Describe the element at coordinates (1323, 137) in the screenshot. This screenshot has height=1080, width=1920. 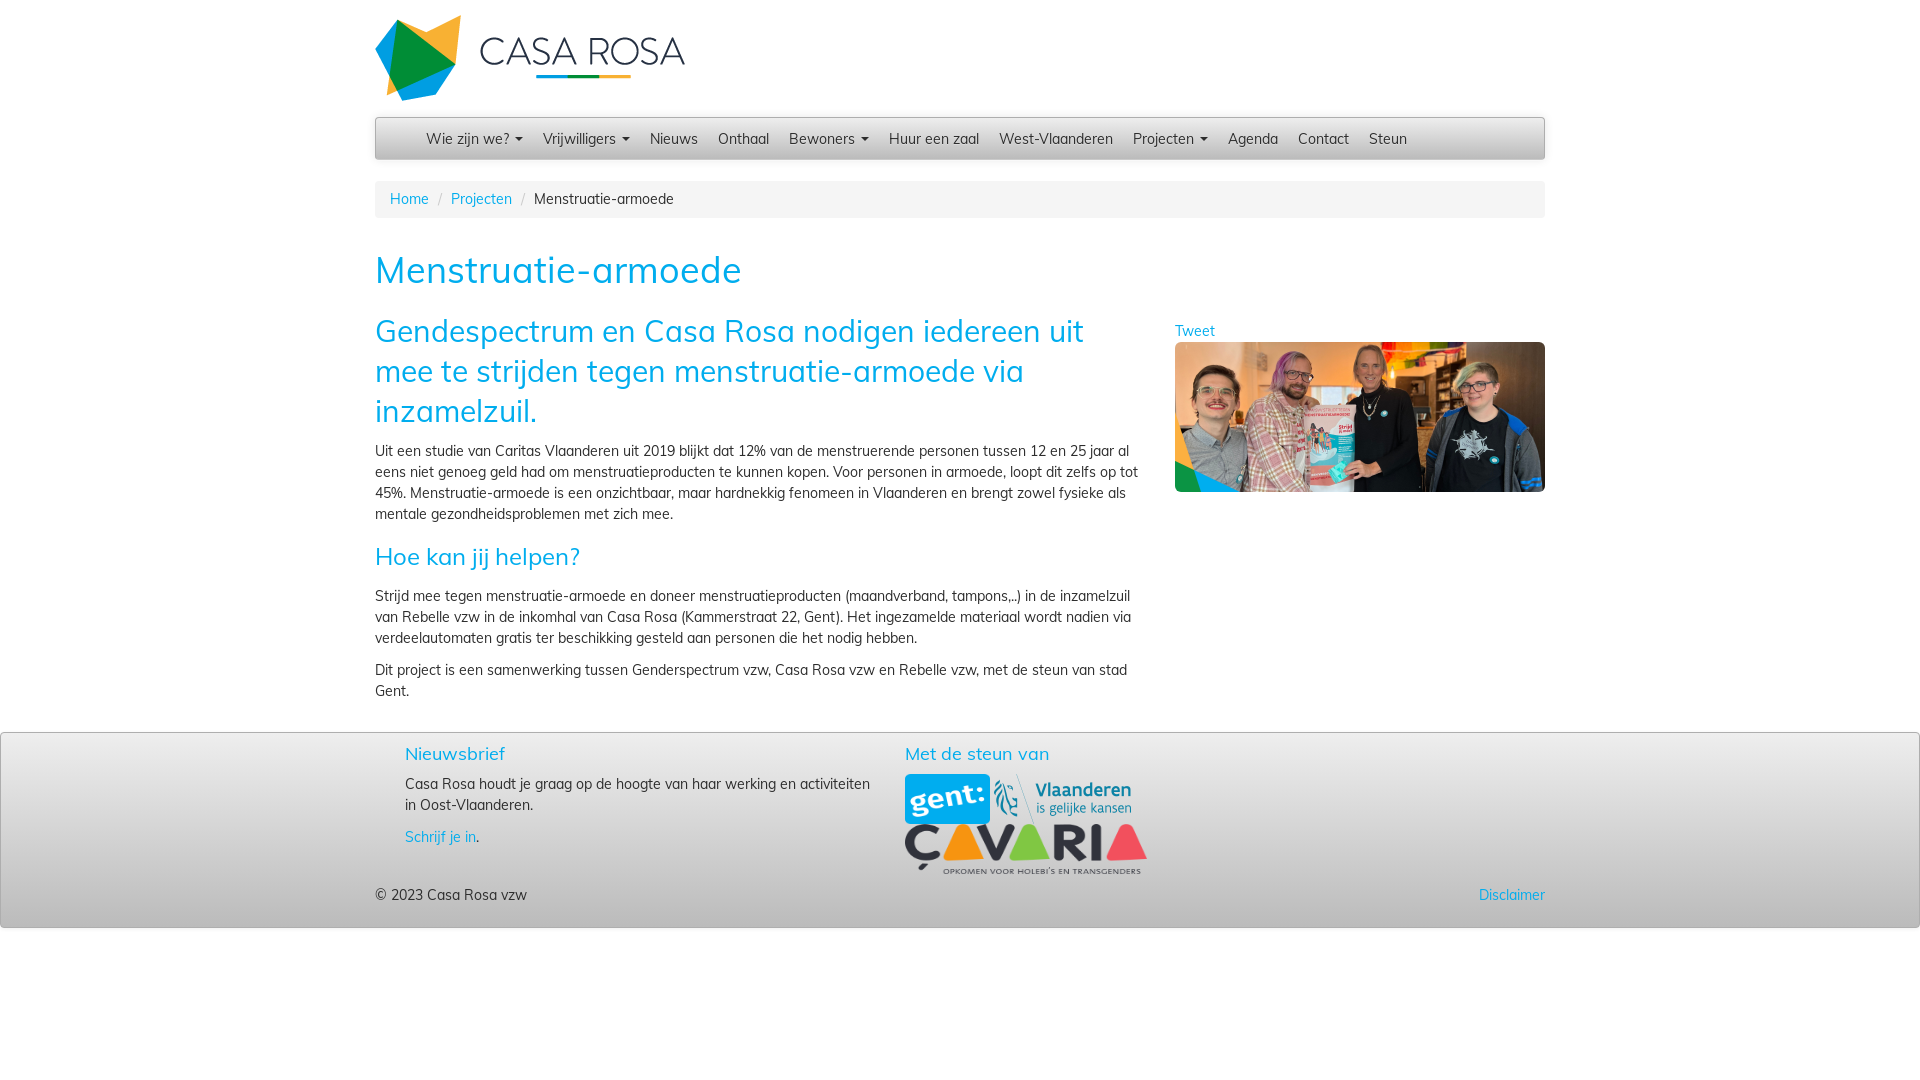
I see `'Contact'` at that location.